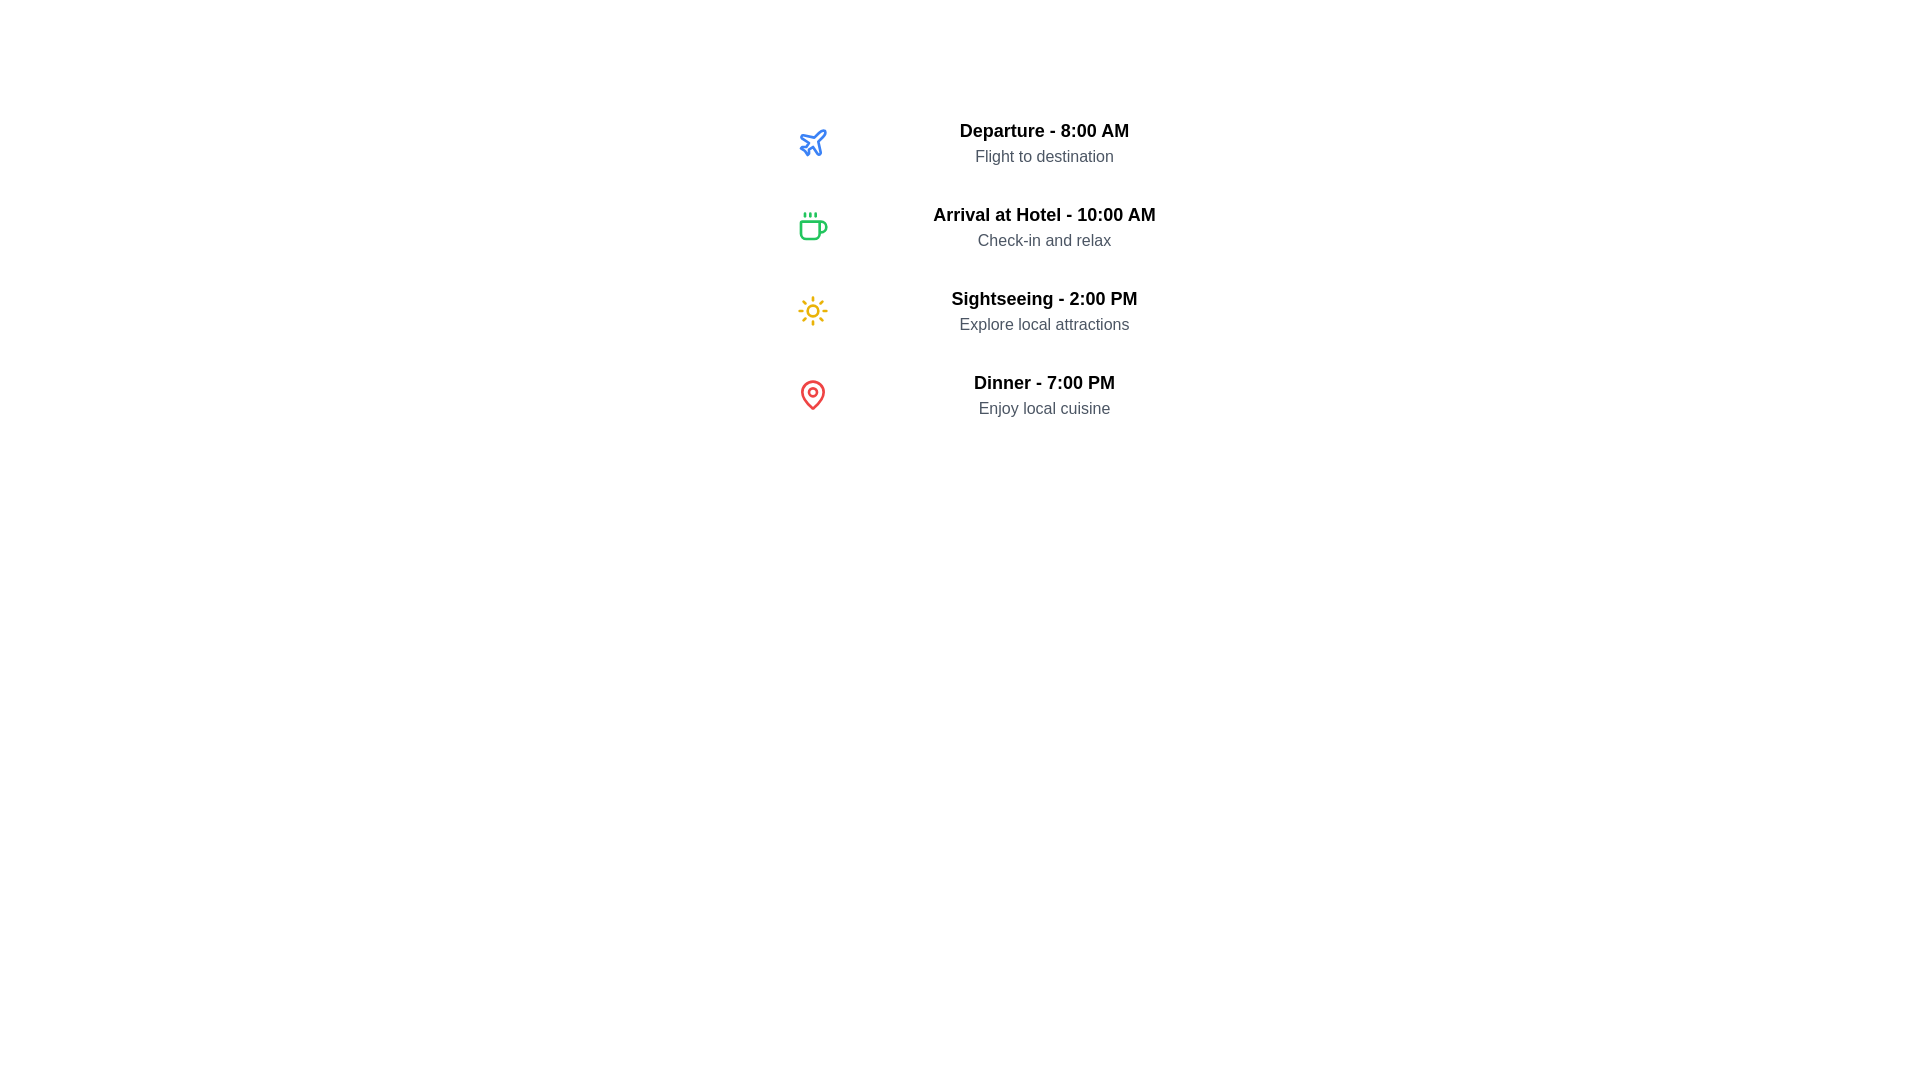 Image resolution: width=1920 pixels, height=1080 pixels. I want to click on the graphical sun icon, which is yellow and has rays extending outward, located in the third row of items to the left of the text 'Sightseeing - 2:00 PM Explore local attractions', so click(812, 311).